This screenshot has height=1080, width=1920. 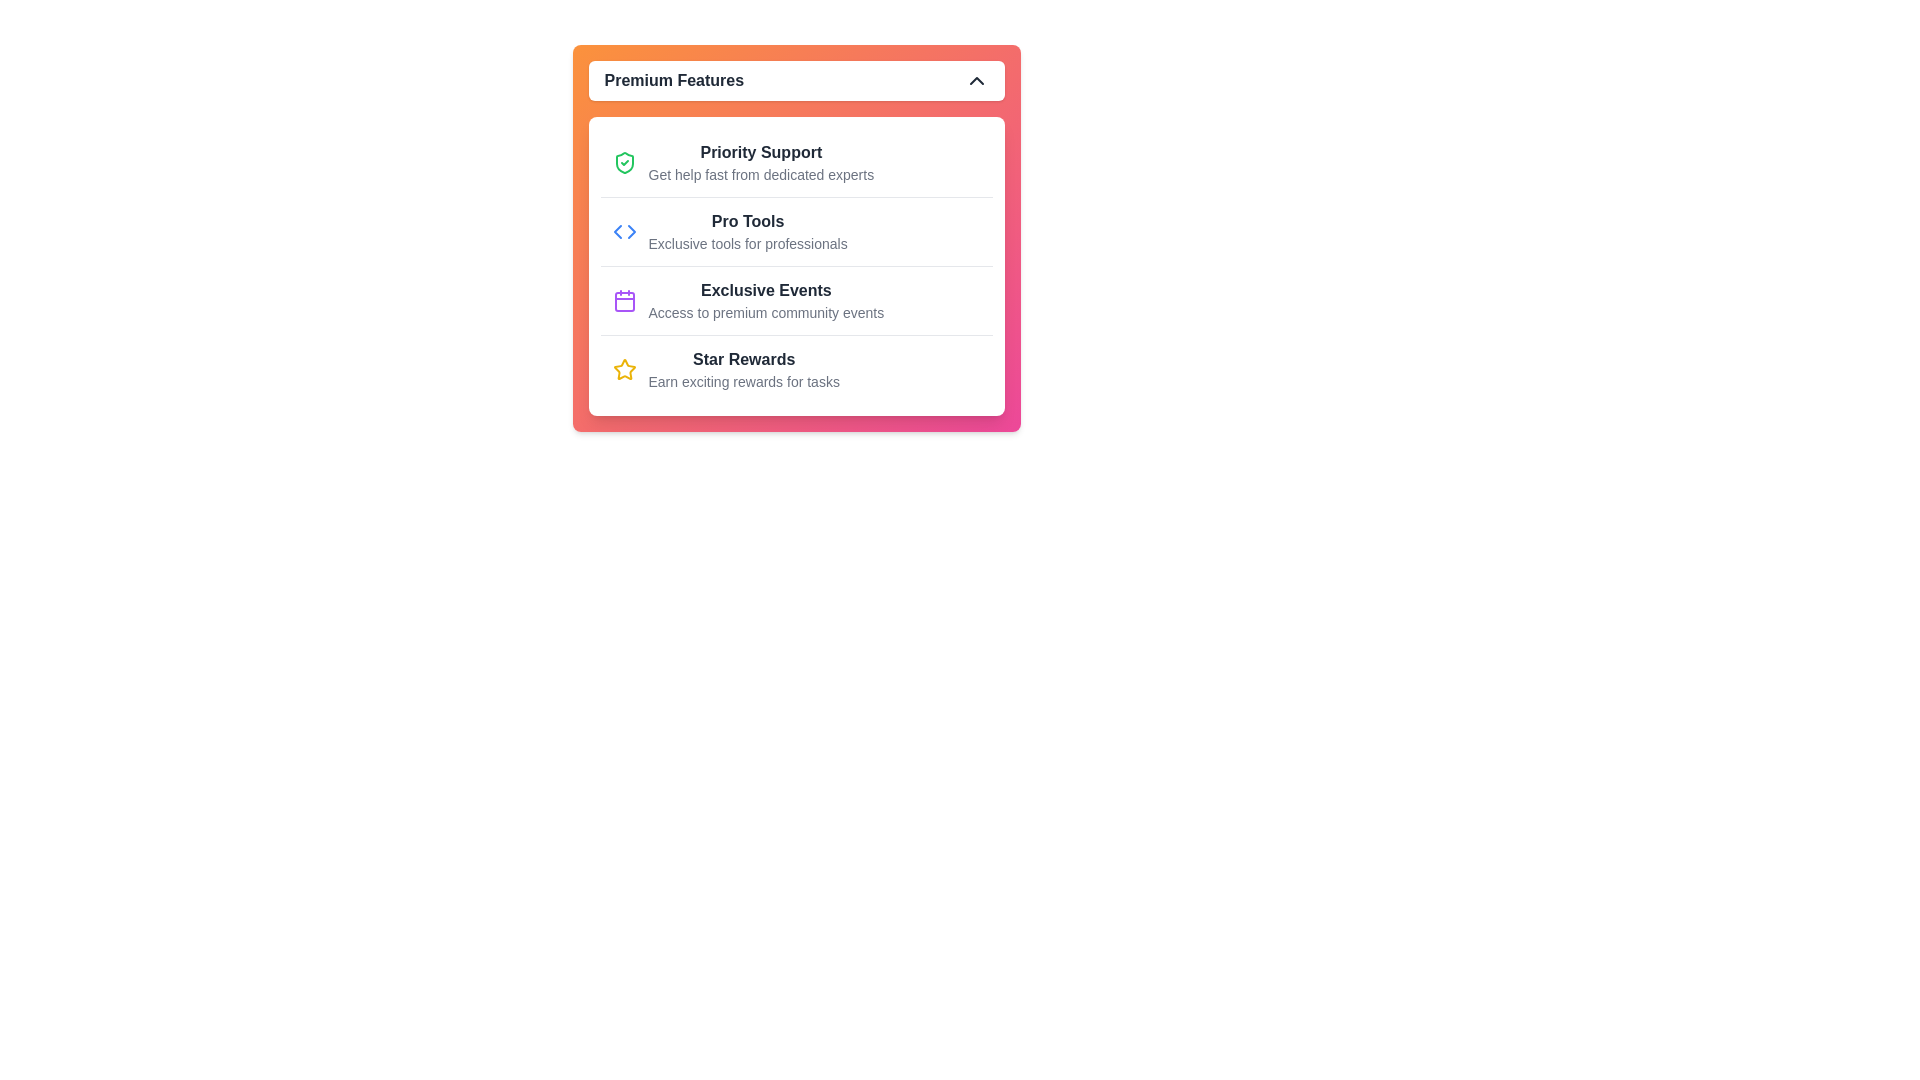 I want to click on the text label providing additional descriptive information about the 'Exclusive Events' feature, located directly below the text 'Exclusive Events', so click(x=765, y=312).